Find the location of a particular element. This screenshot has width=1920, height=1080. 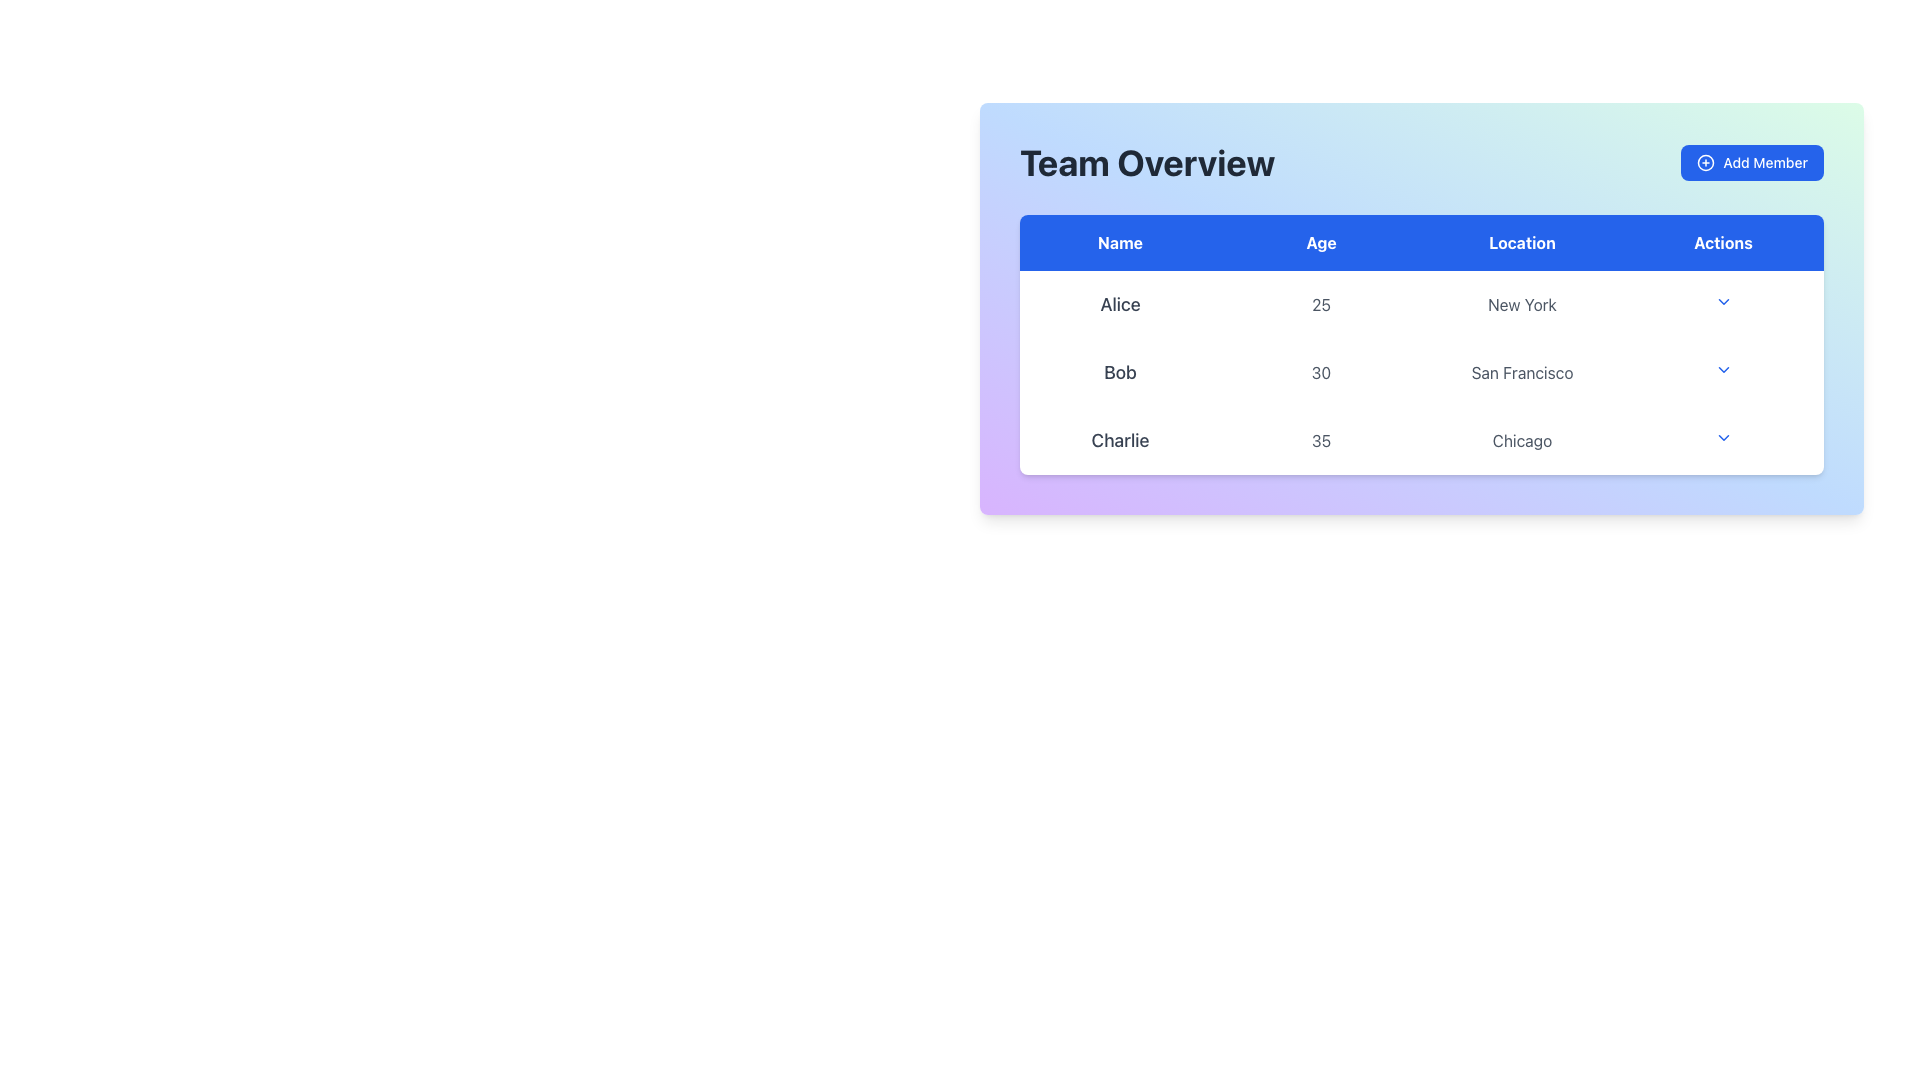

the text element displaying Bob's age, located in the second column of the table under the 'Age' header is located at coordinates (1321, 373).